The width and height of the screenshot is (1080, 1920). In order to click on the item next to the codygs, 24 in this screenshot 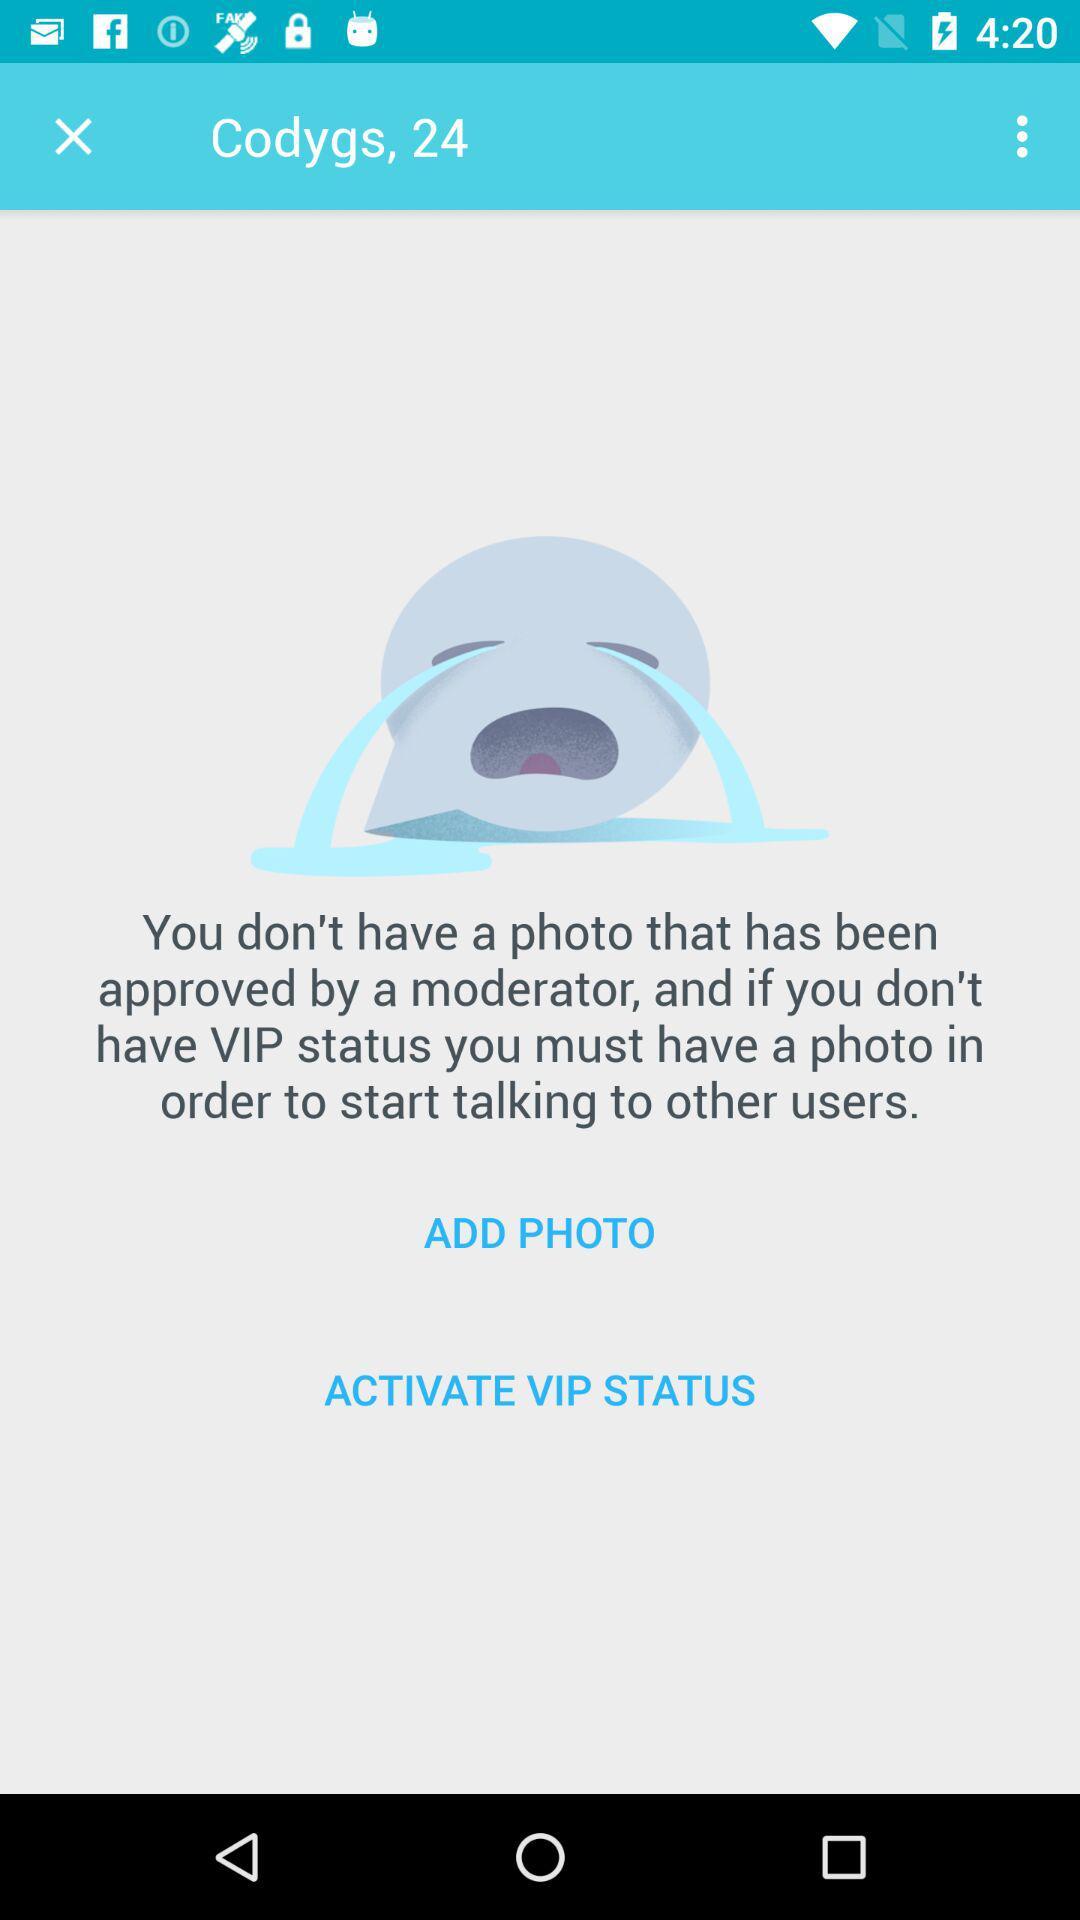, I will do `click(1027, 135)`.